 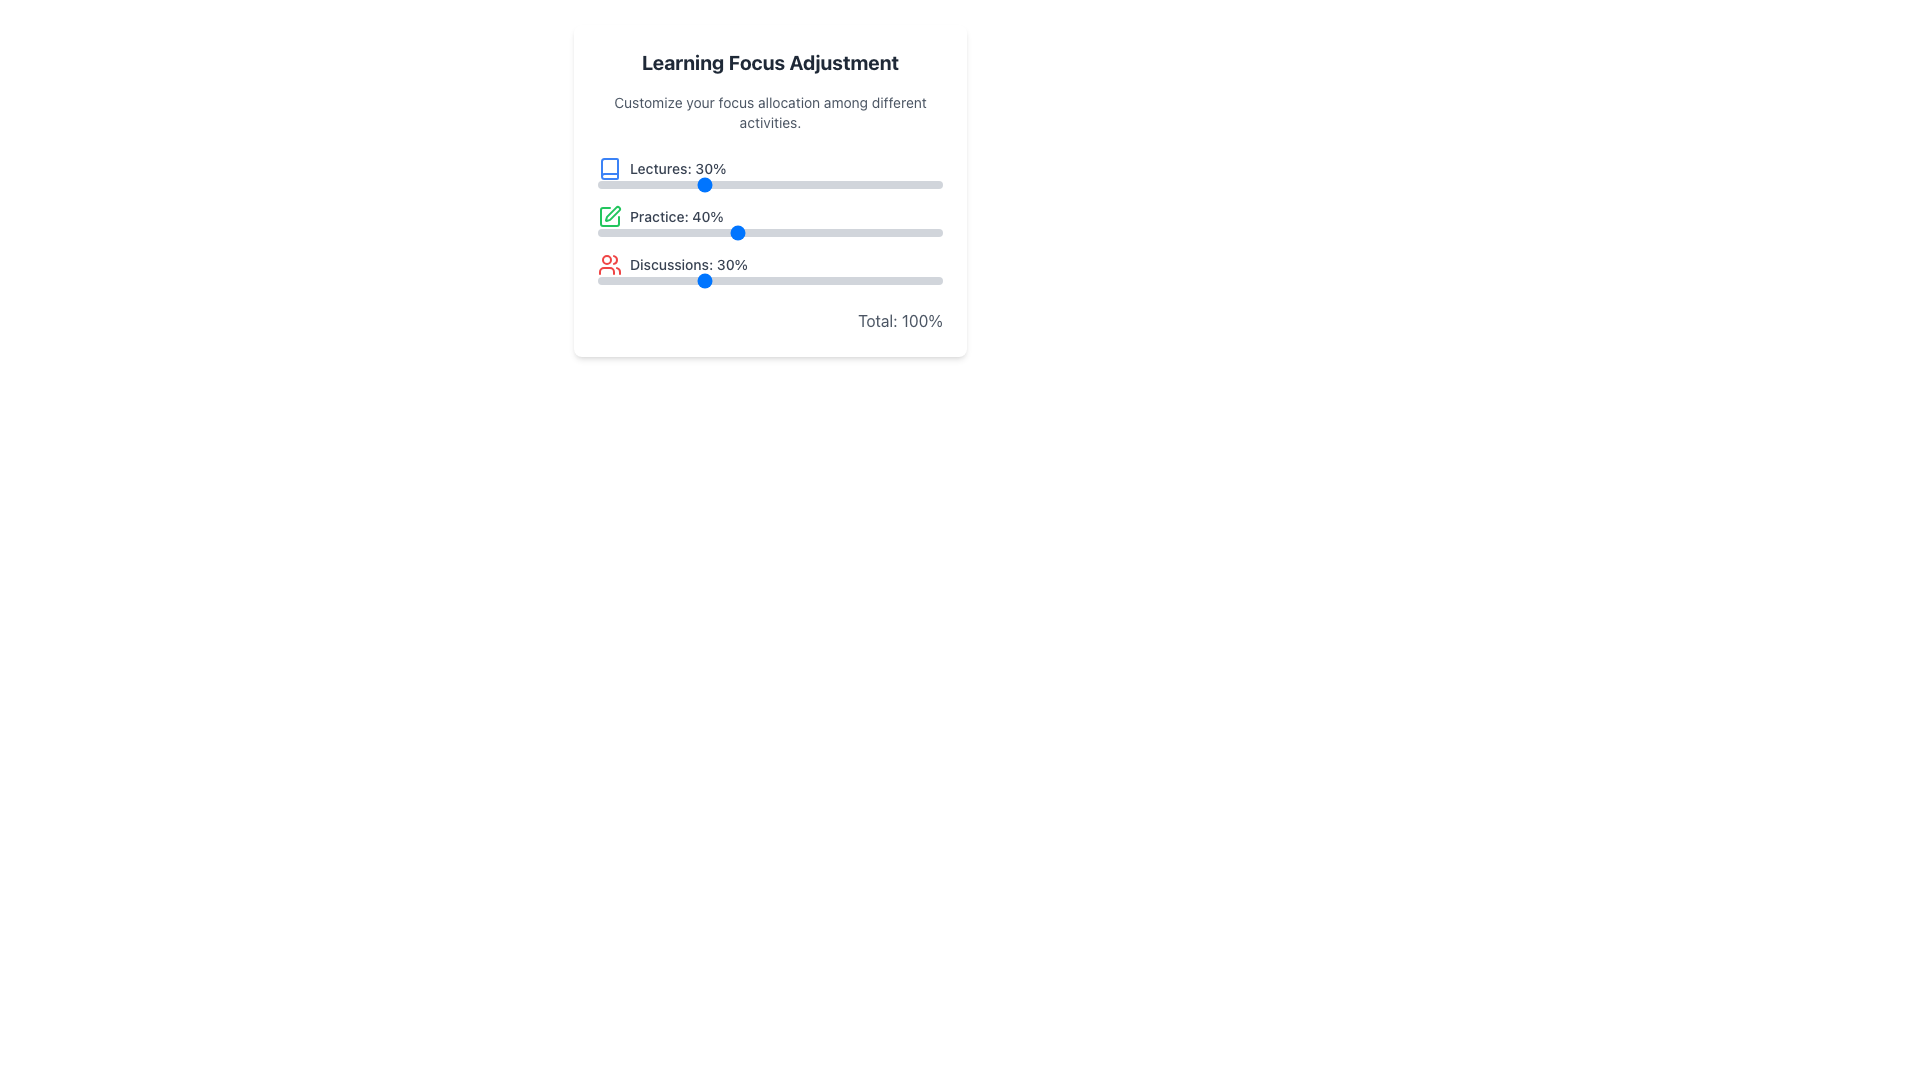 What do you see at coordinates (893, 231) in the screenshot?
I see `the 'Practice' slider` at bounding box center [893, 231].